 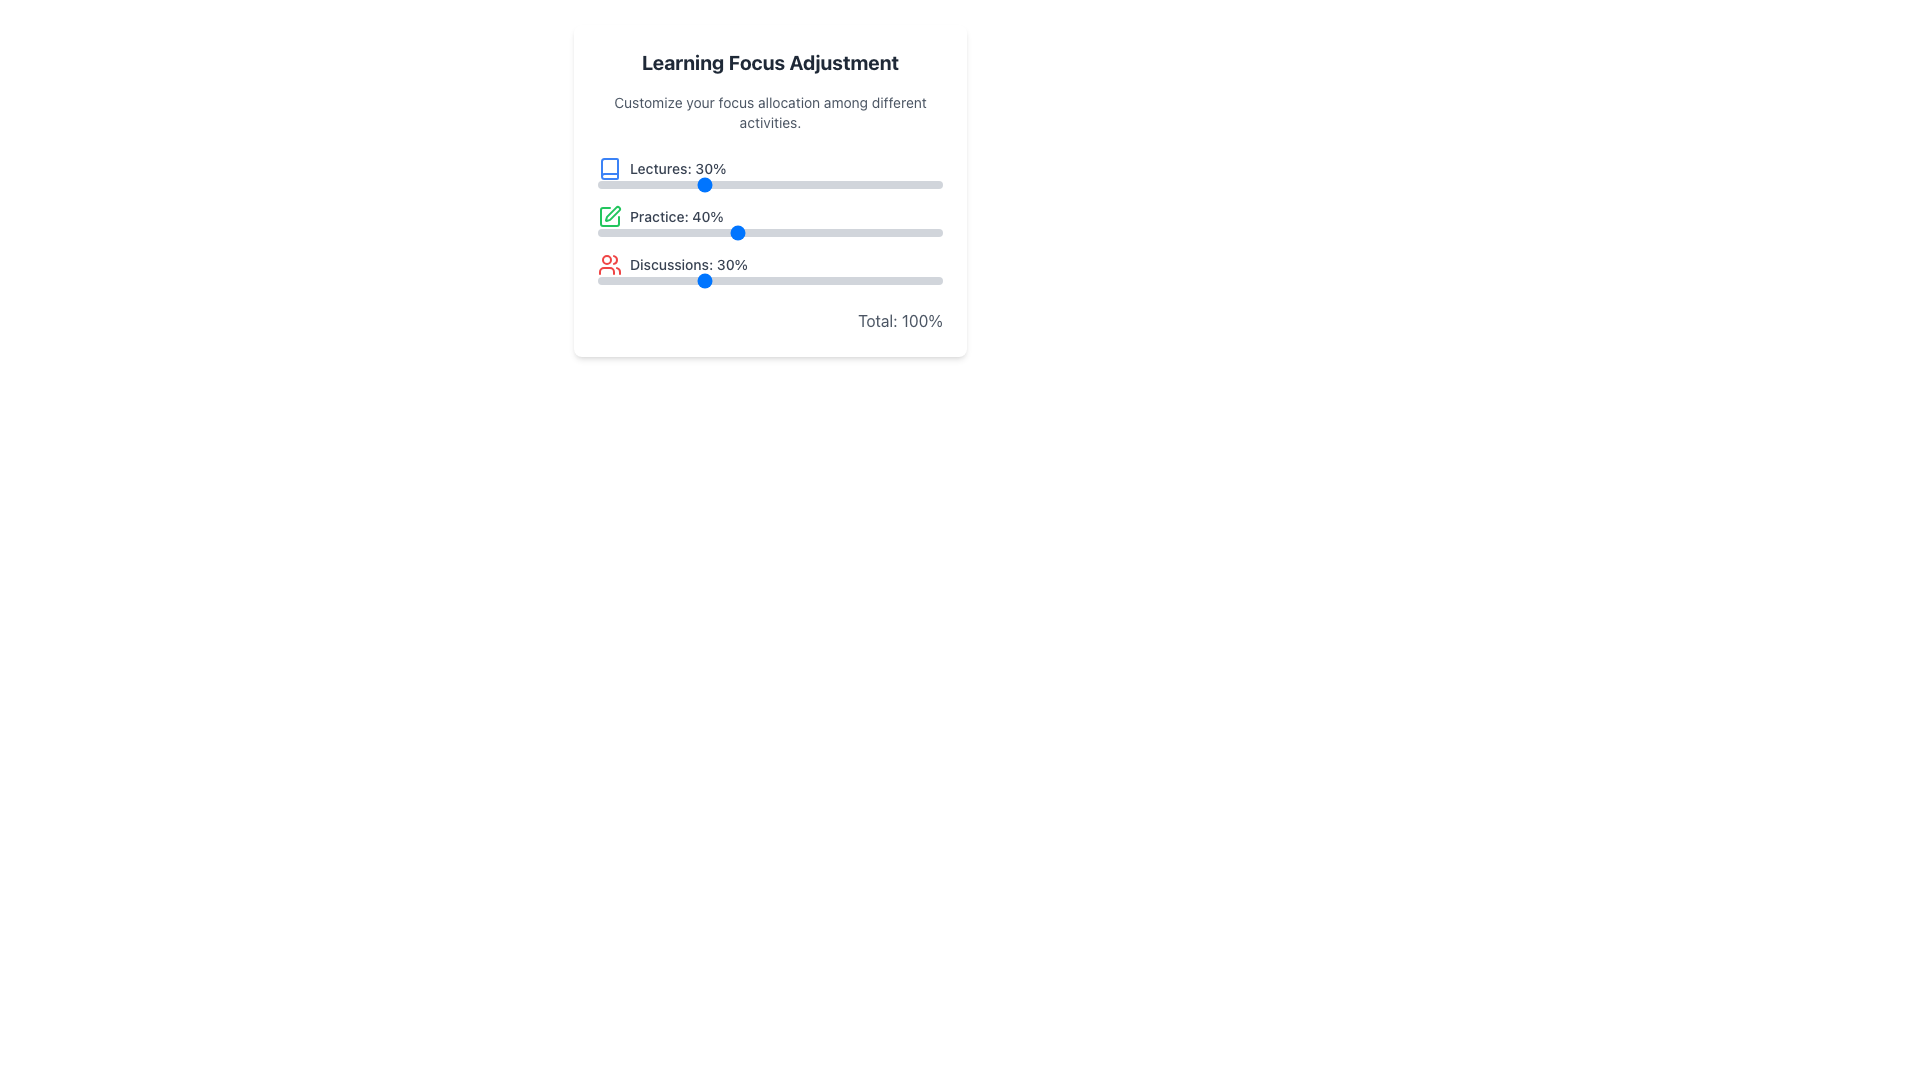 What do you see at coordinates (893, 231) in the screenshot?
I see `the 'Practice' slider` at bounding box center [893, 231].